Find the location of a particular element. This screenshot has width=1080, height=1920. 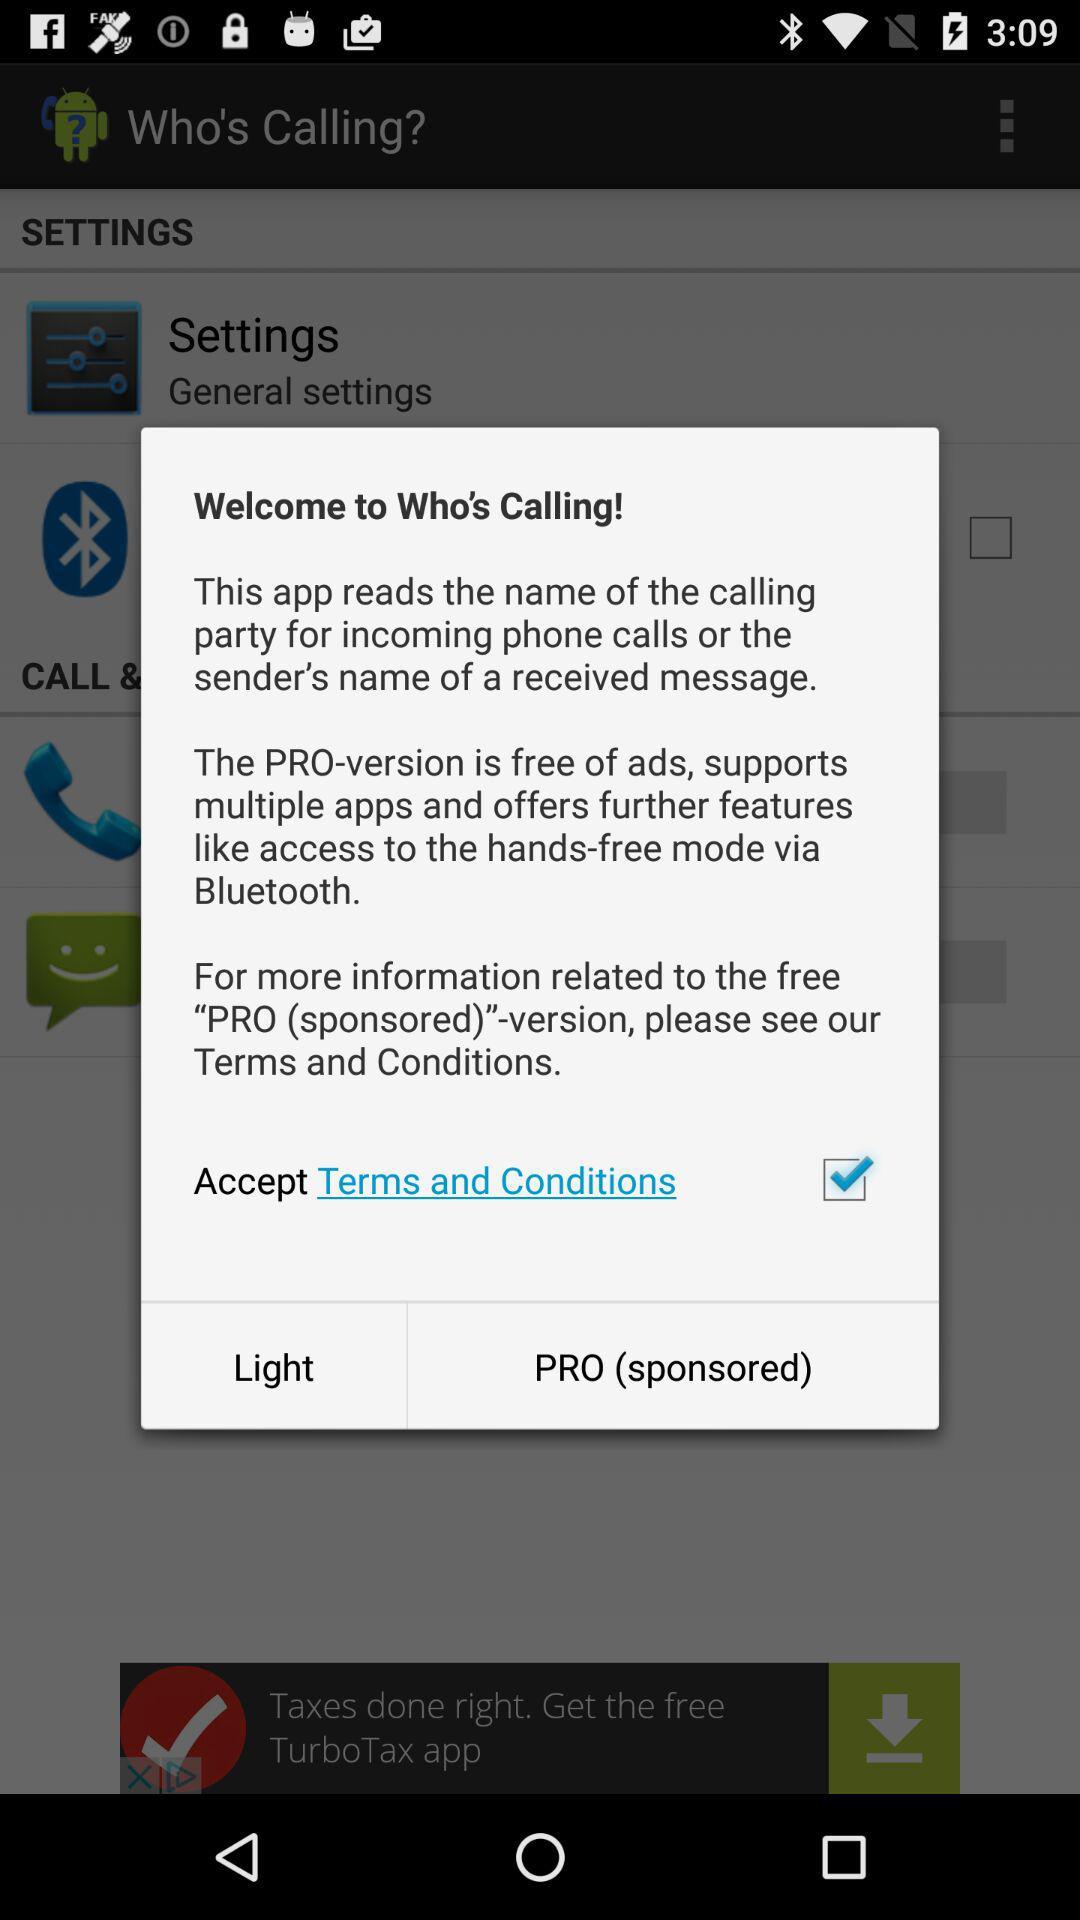

the pro (sponsored) icon is located at coordinates (673, 1365).